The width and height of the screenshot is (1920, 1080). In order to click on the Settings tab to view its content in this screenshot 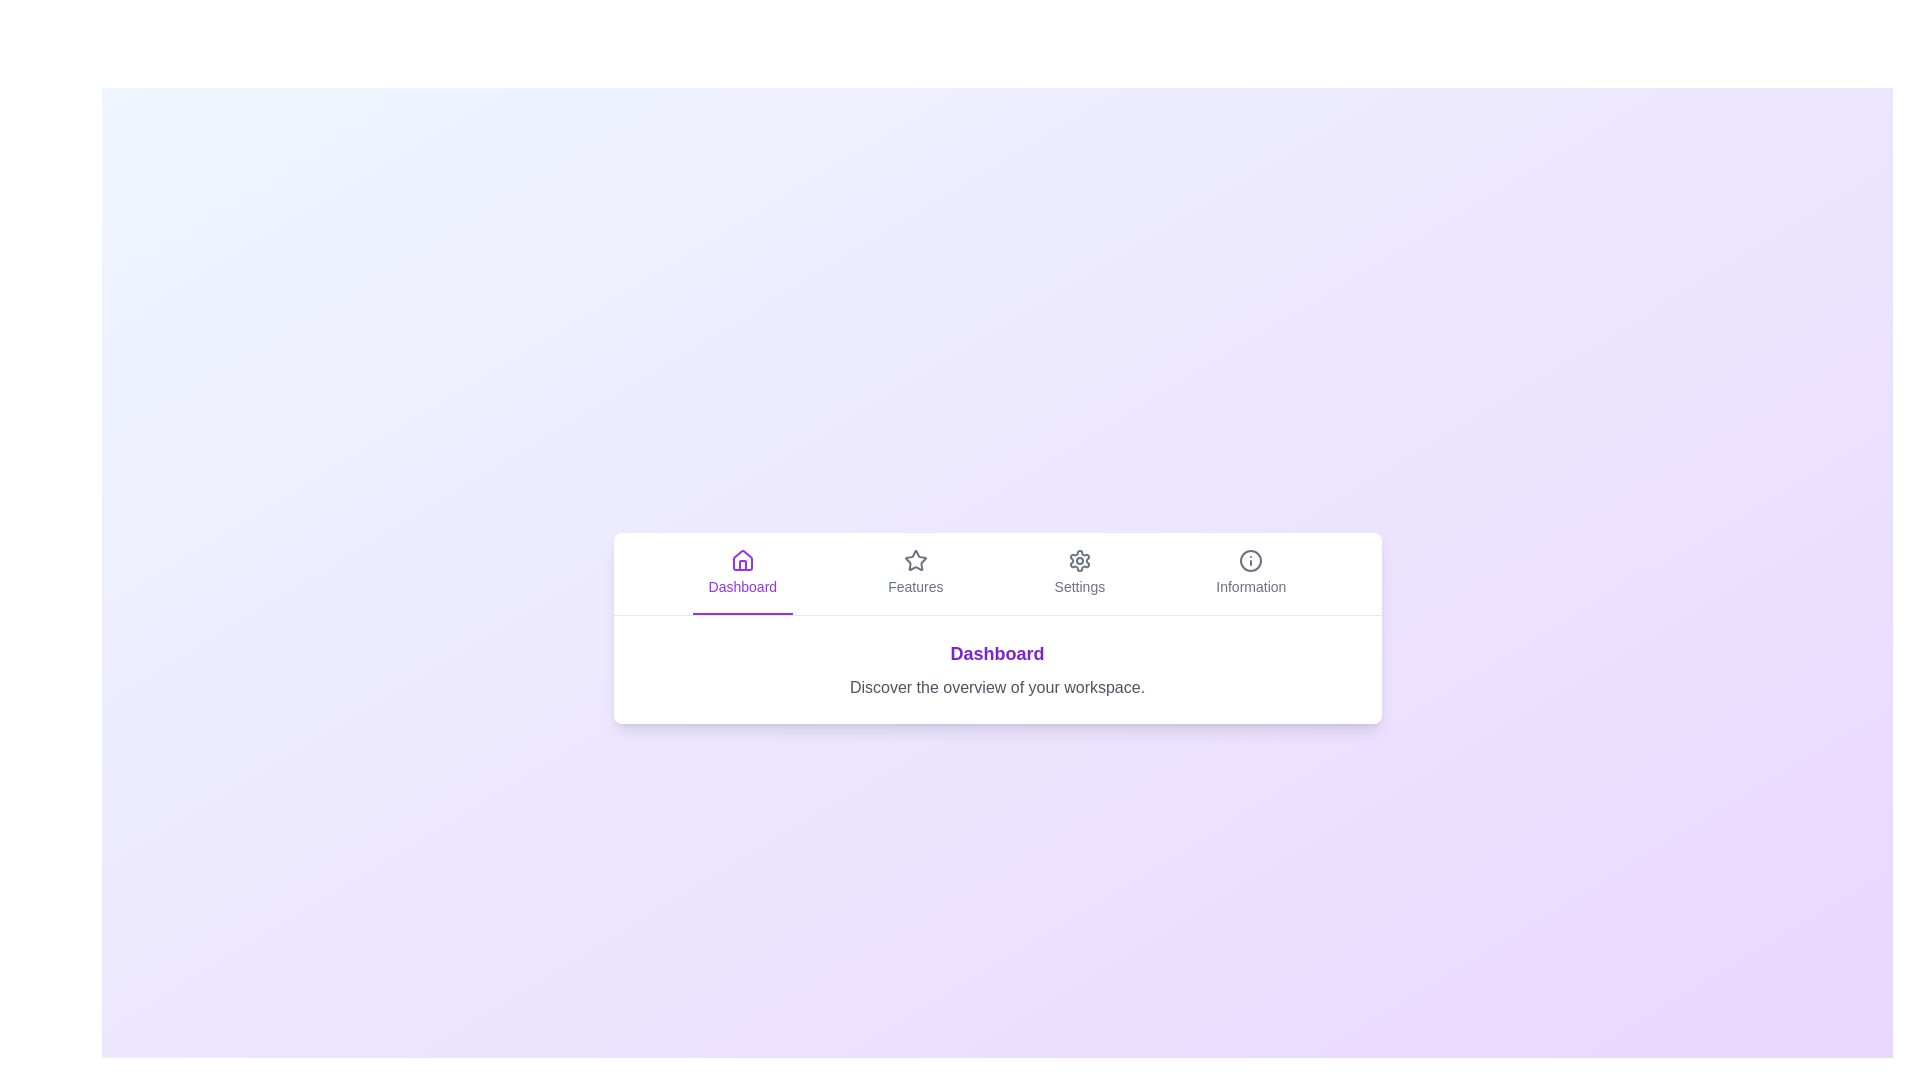, I will do `click(1078, 573)`.